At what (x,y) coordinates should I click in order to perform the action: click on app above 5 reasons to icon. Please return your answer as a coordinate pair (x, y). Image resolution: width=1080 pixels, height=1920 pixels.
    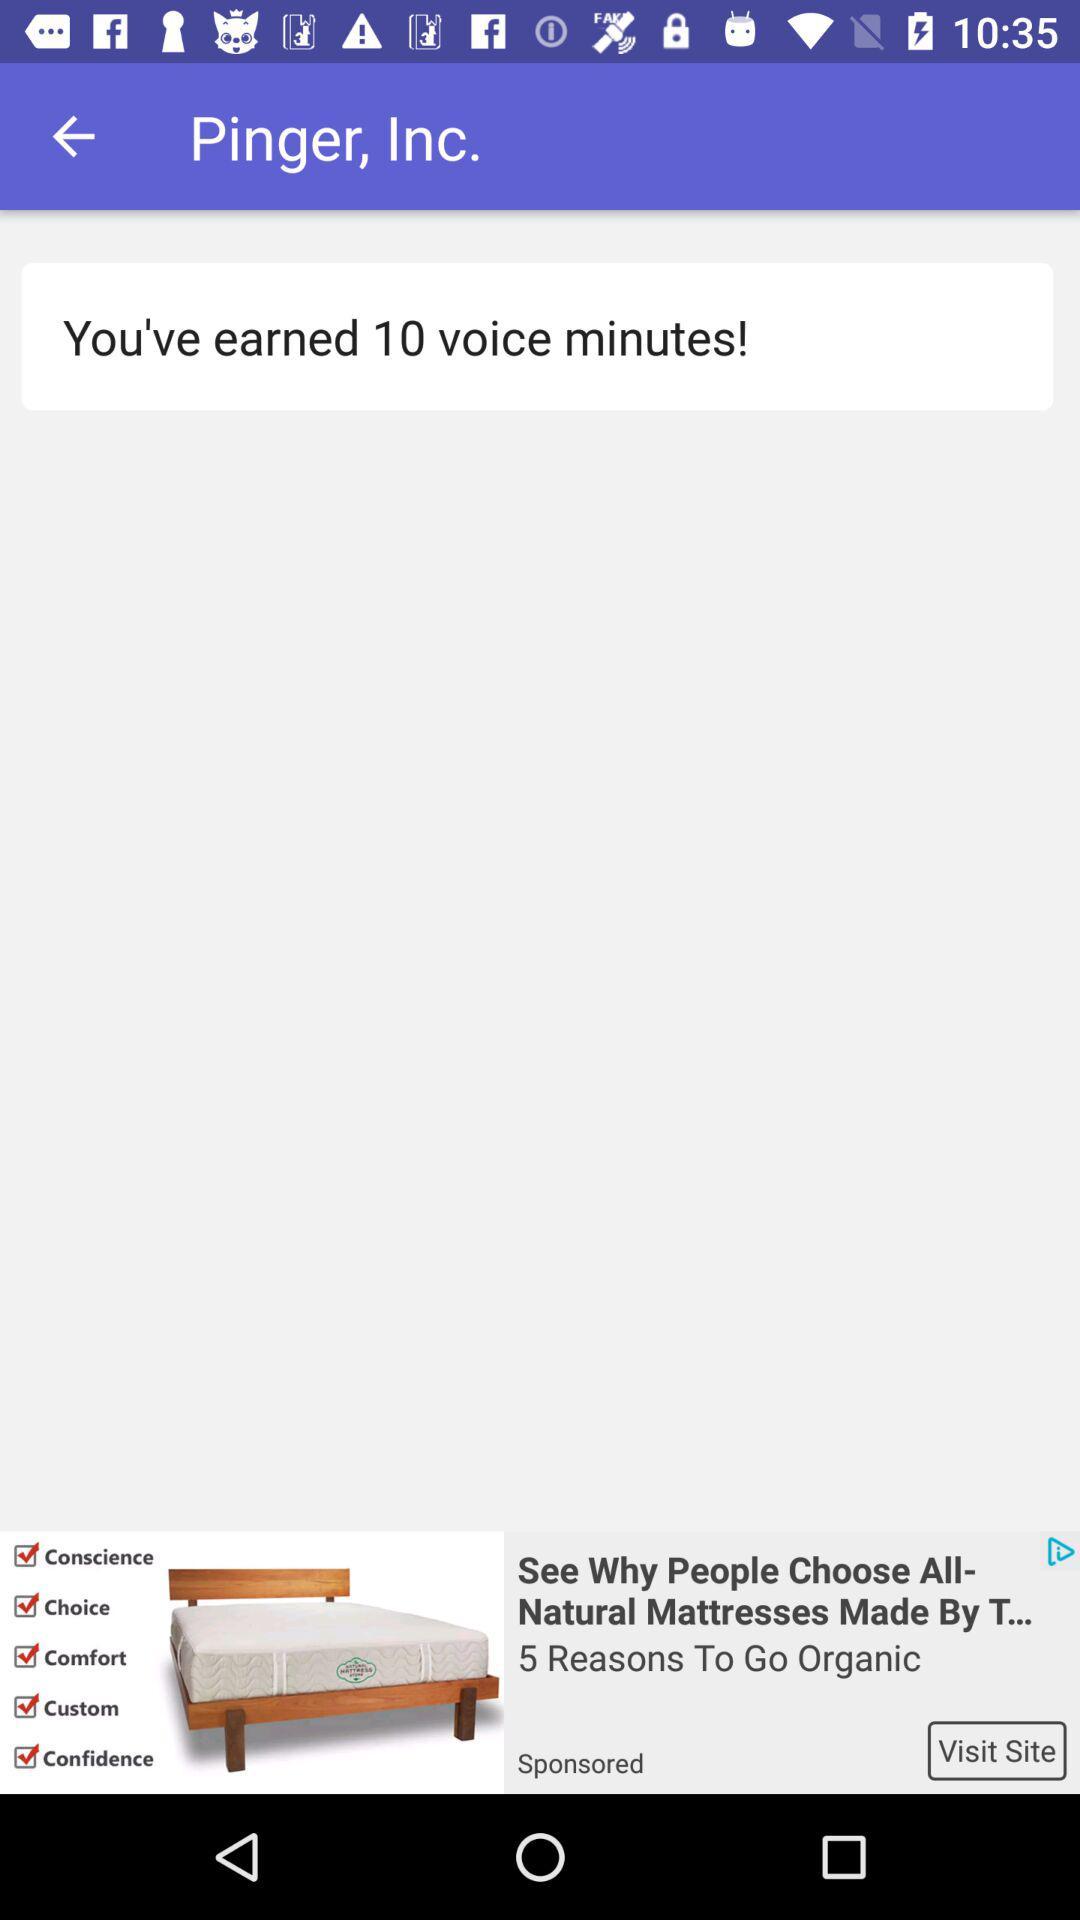
    Looking at the image, I should click on (790, 1587).